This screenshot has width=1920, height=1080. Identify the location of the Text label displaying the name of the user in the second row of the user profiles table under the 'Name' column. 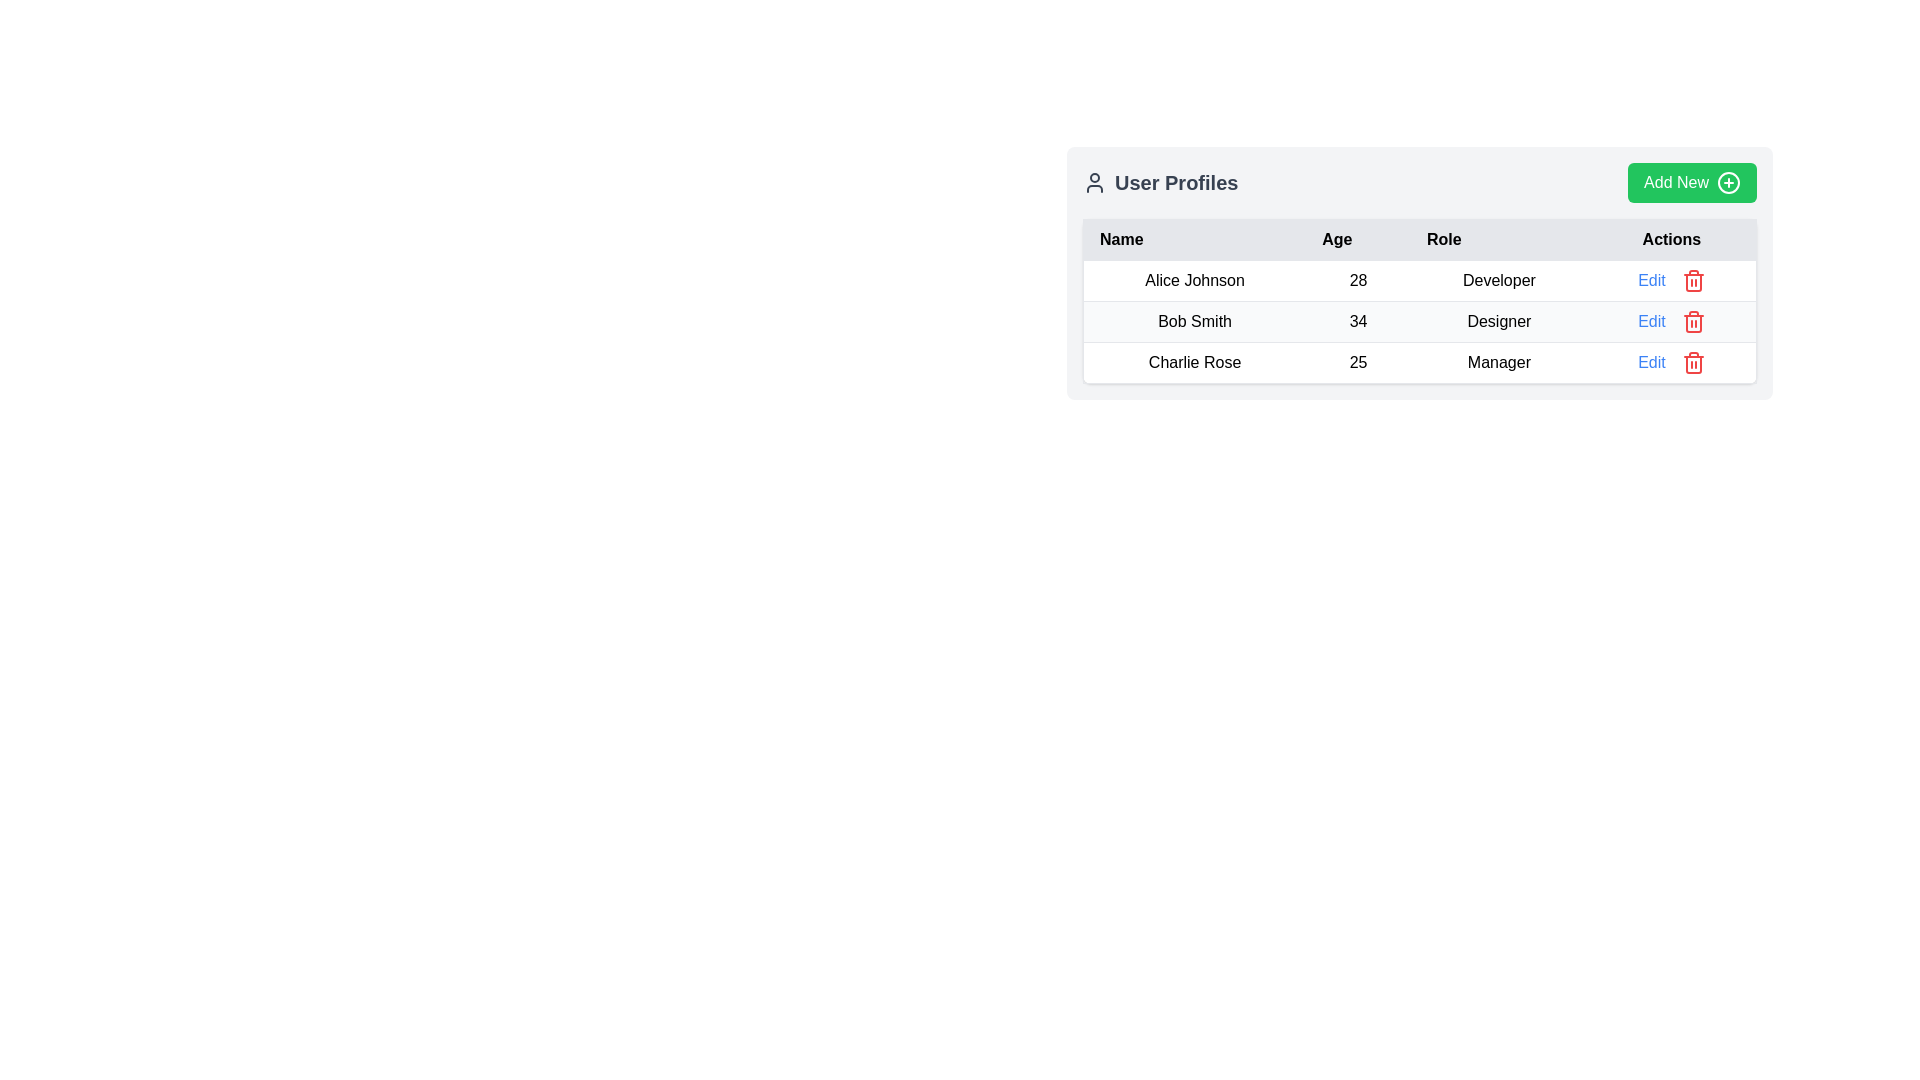
(1194, 320).